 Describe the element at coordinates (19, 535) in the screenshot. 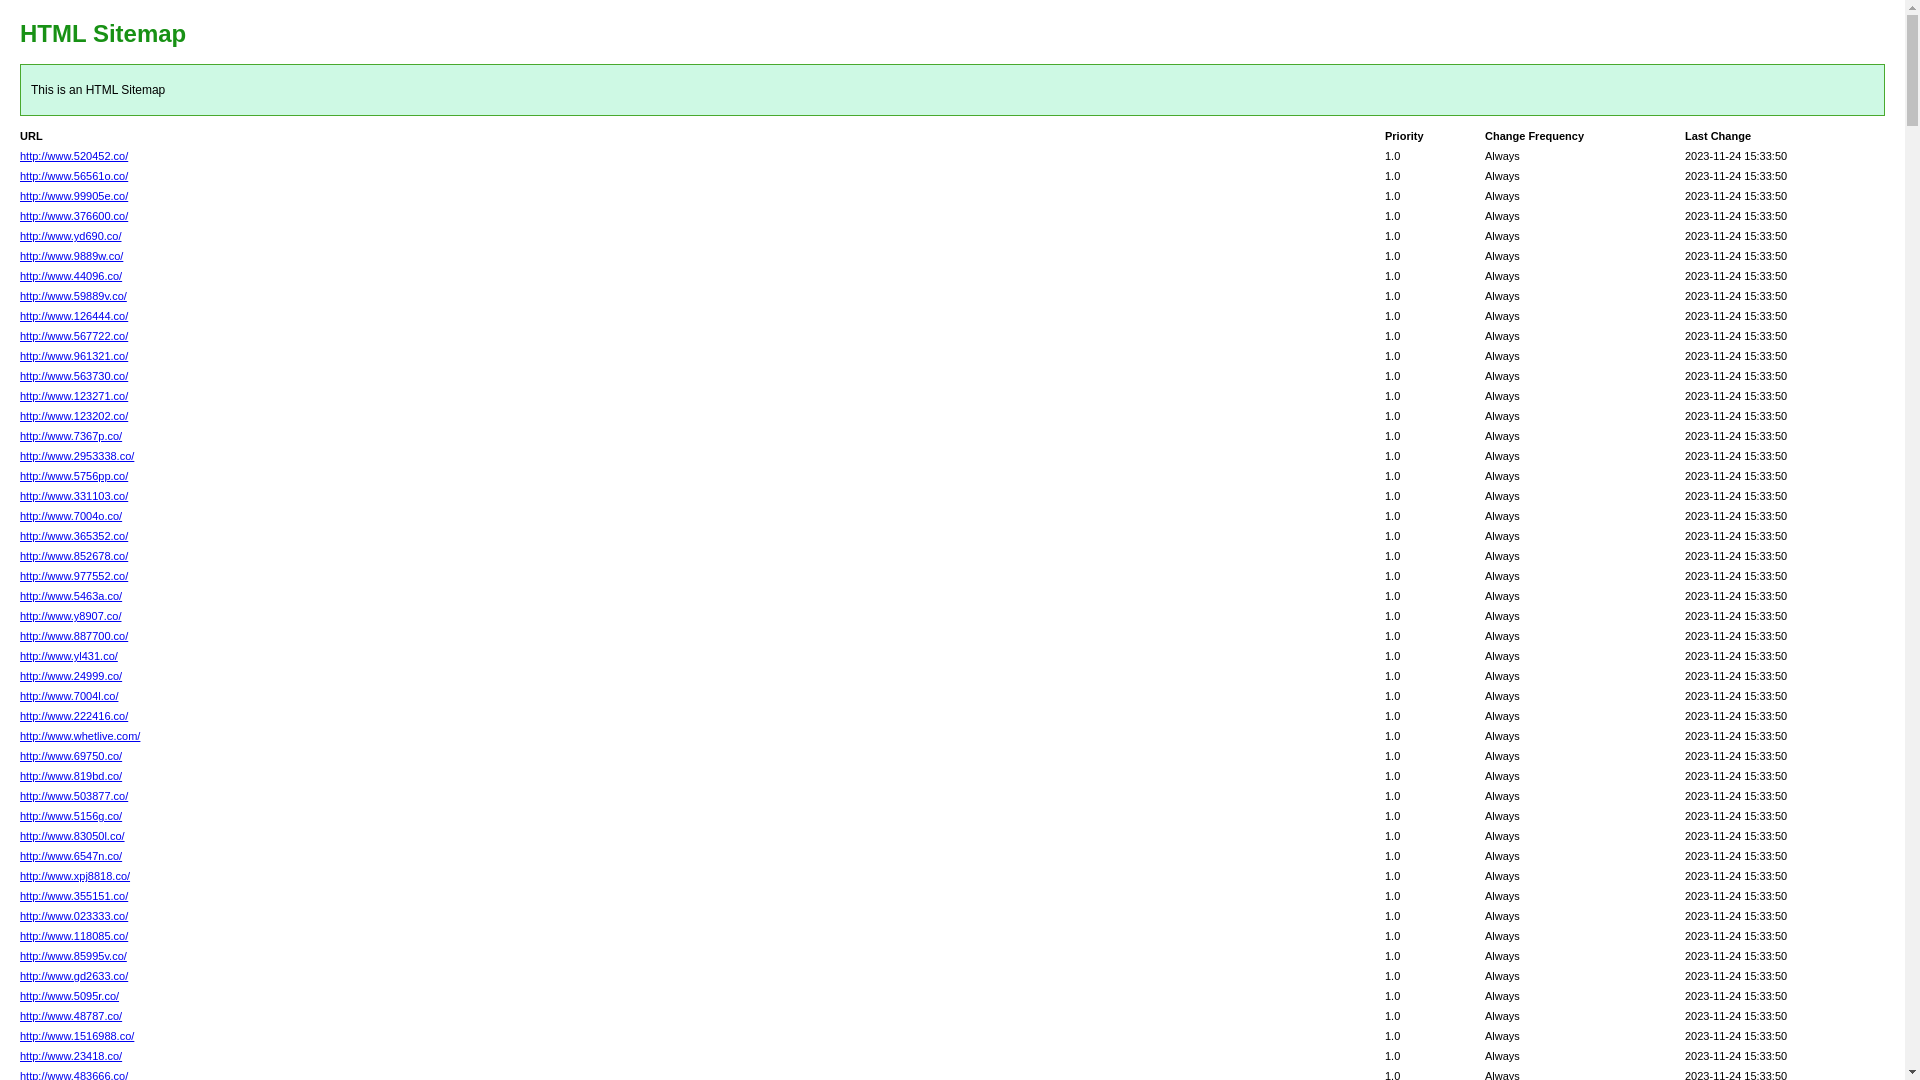

I see `'http://www.365352.co/'` at that location.